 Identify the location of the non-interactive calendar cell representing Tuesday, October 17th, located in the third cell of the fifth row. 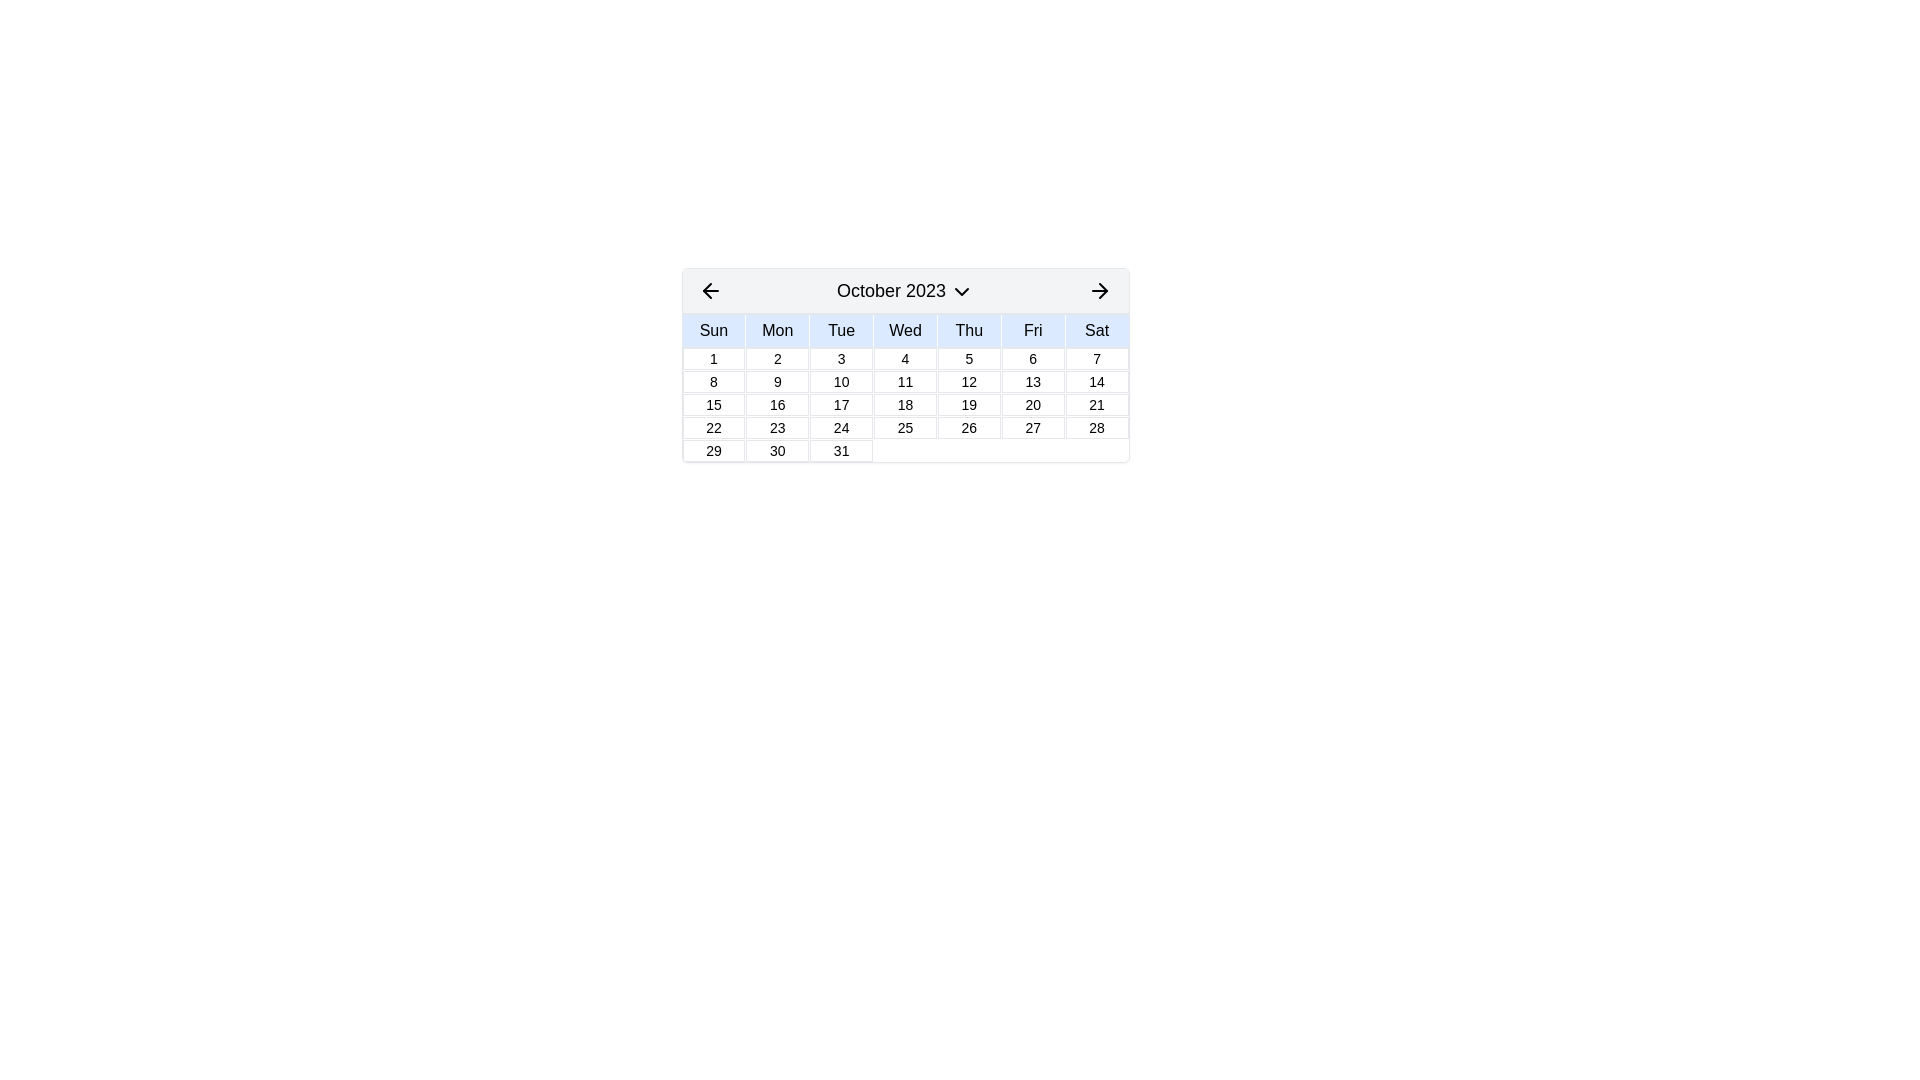
(841, 405).